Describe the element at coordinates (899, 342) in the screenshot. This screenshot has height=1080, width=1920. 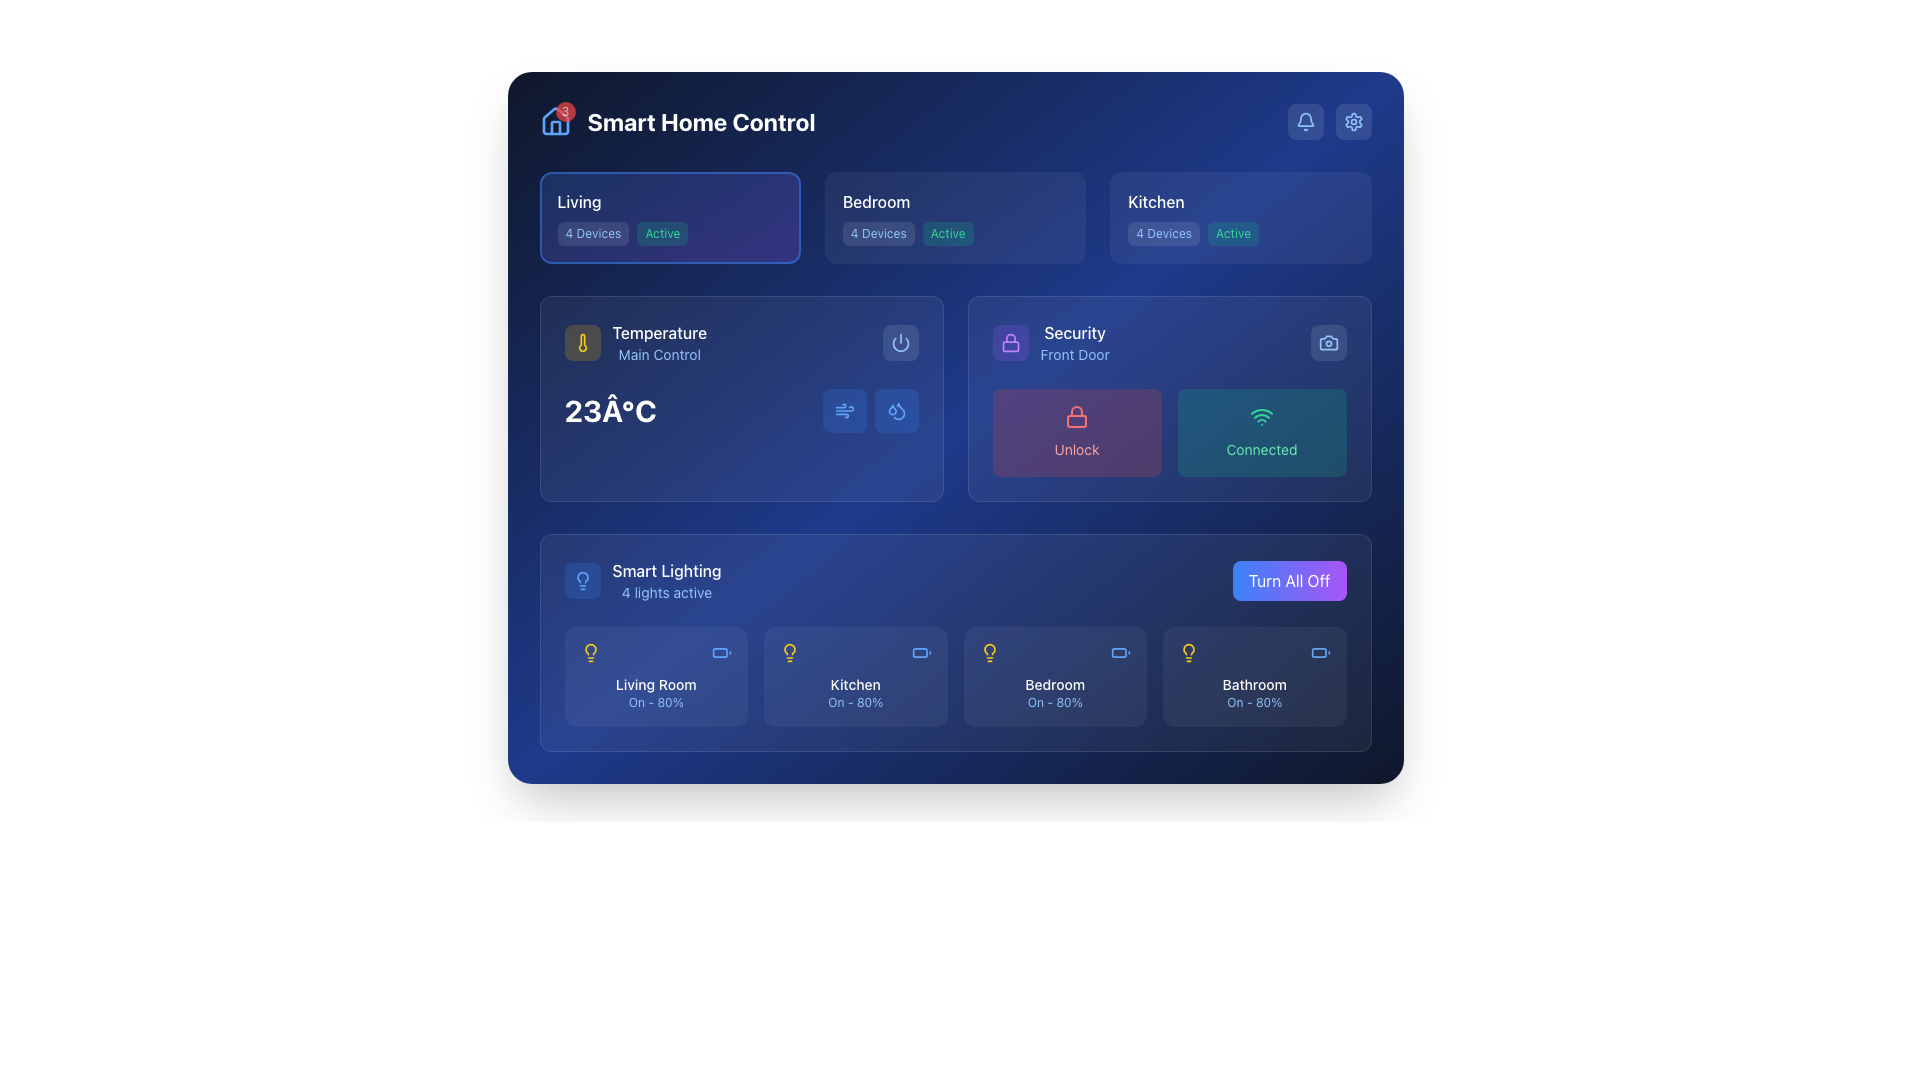
I see `the blue circular power symbol icon located in the top-right corner of the 'Temperature' card` at that location.